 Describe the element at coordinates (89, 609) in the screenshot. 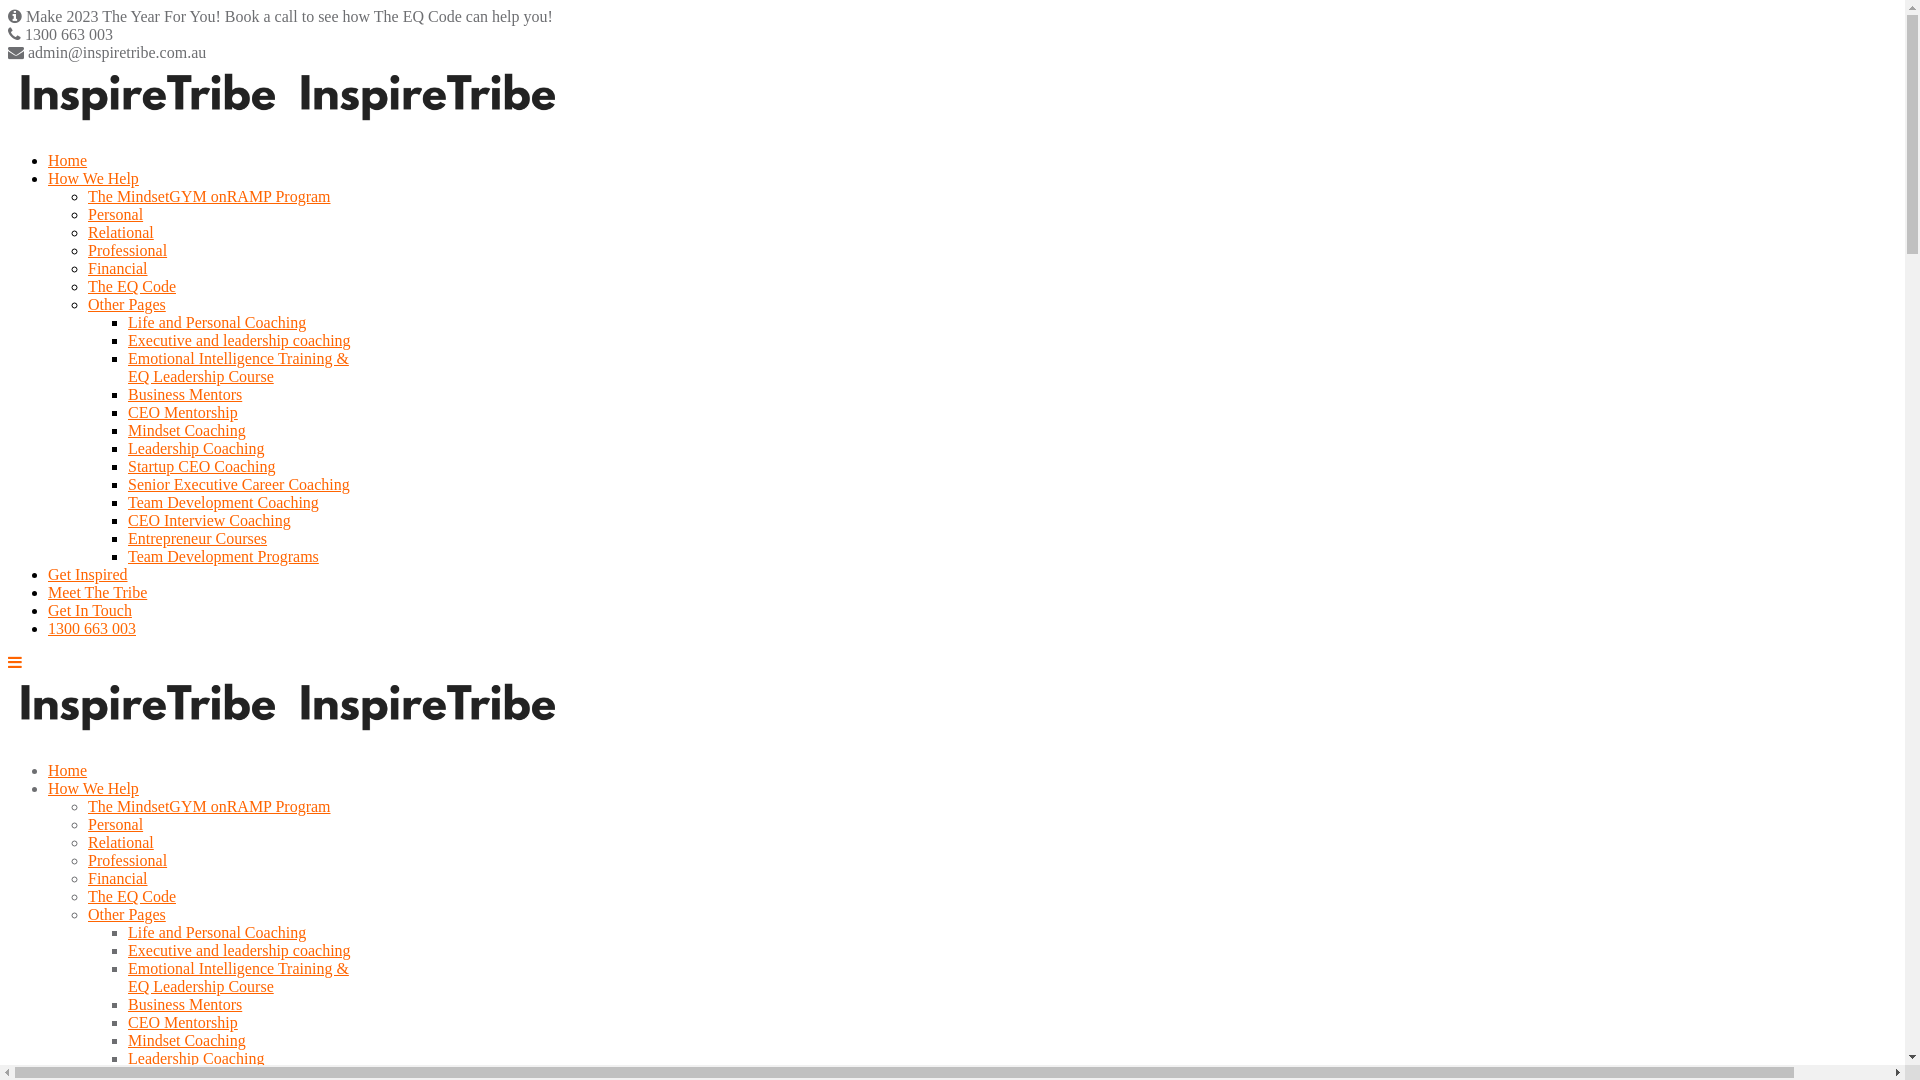

I see `'Get In Touch'` at that location.